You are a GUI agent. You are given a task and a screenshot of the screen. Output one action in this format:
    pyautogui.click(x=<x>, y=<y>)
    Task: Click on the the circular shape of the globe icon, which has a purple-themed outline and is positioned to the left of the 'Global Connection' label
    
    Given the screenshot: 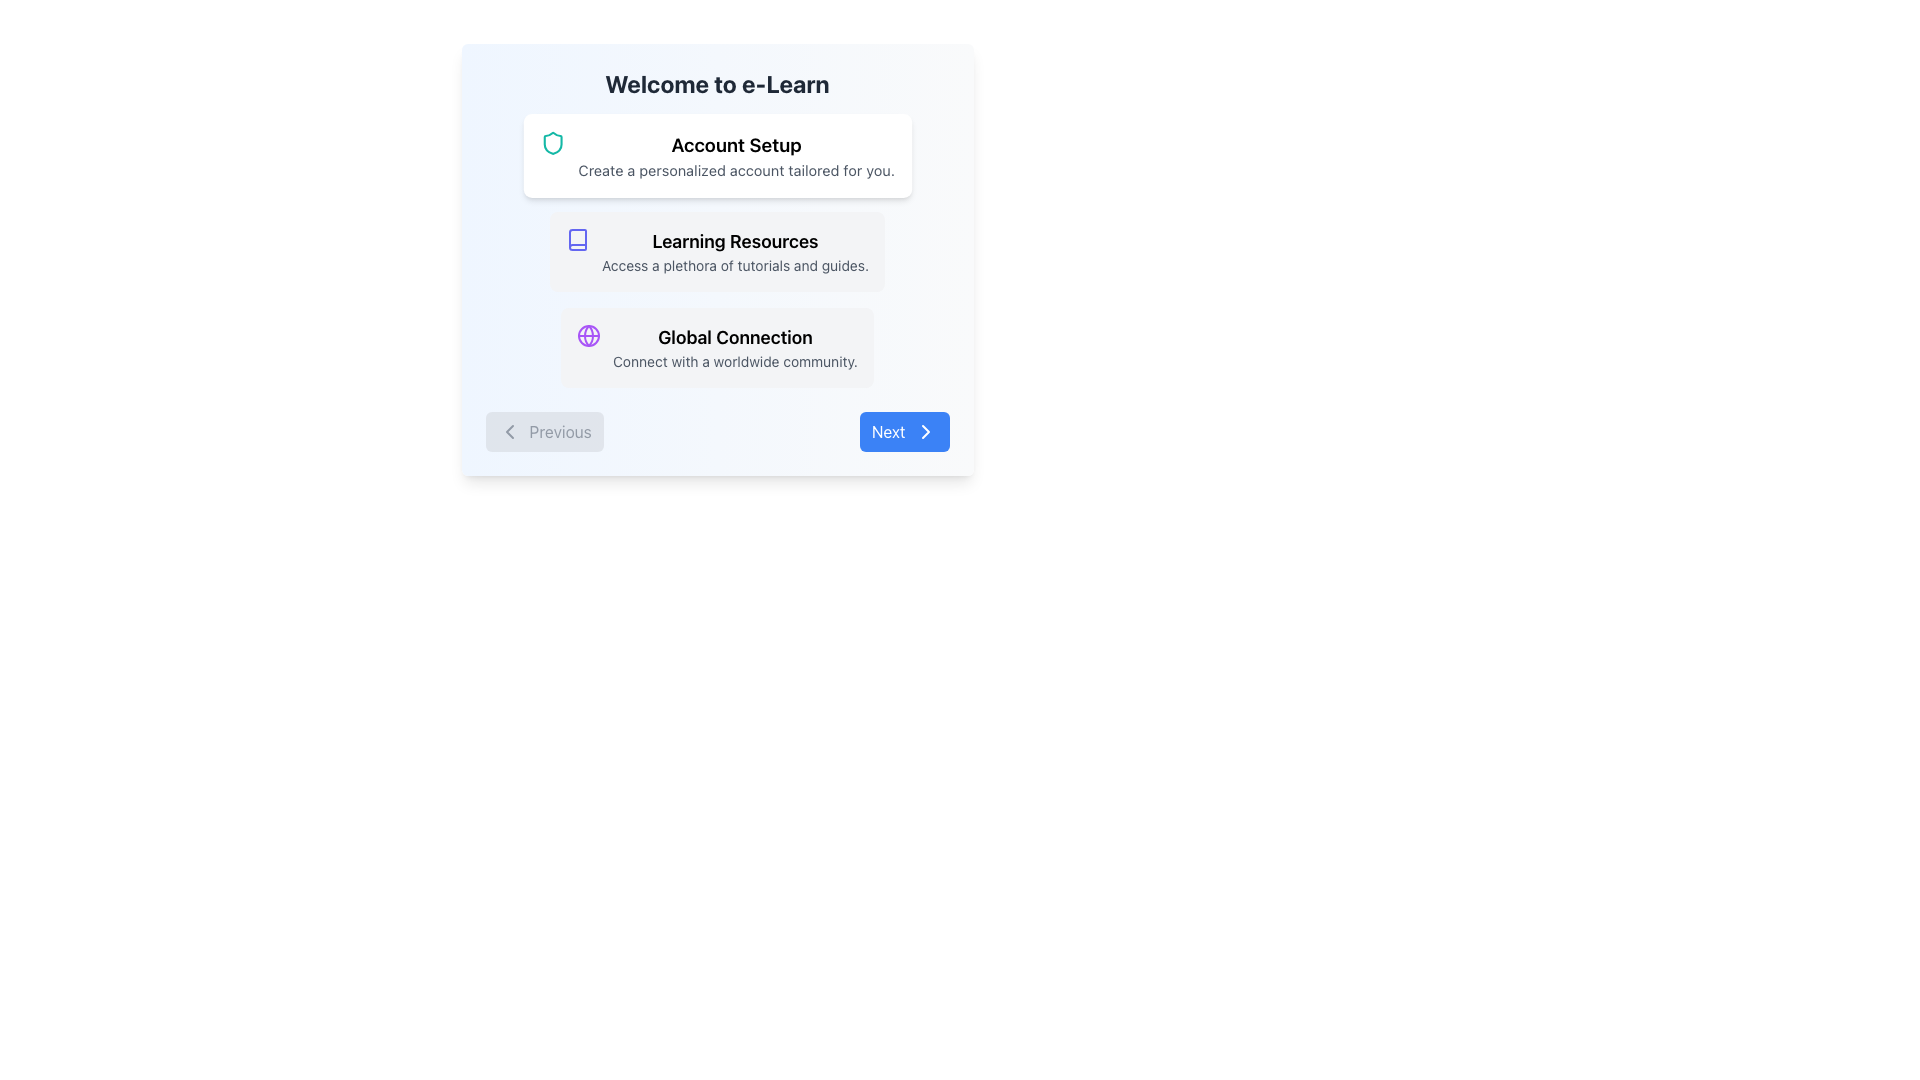 What is the action you would take?
    pyautogui.click(x=588, y=334)
    